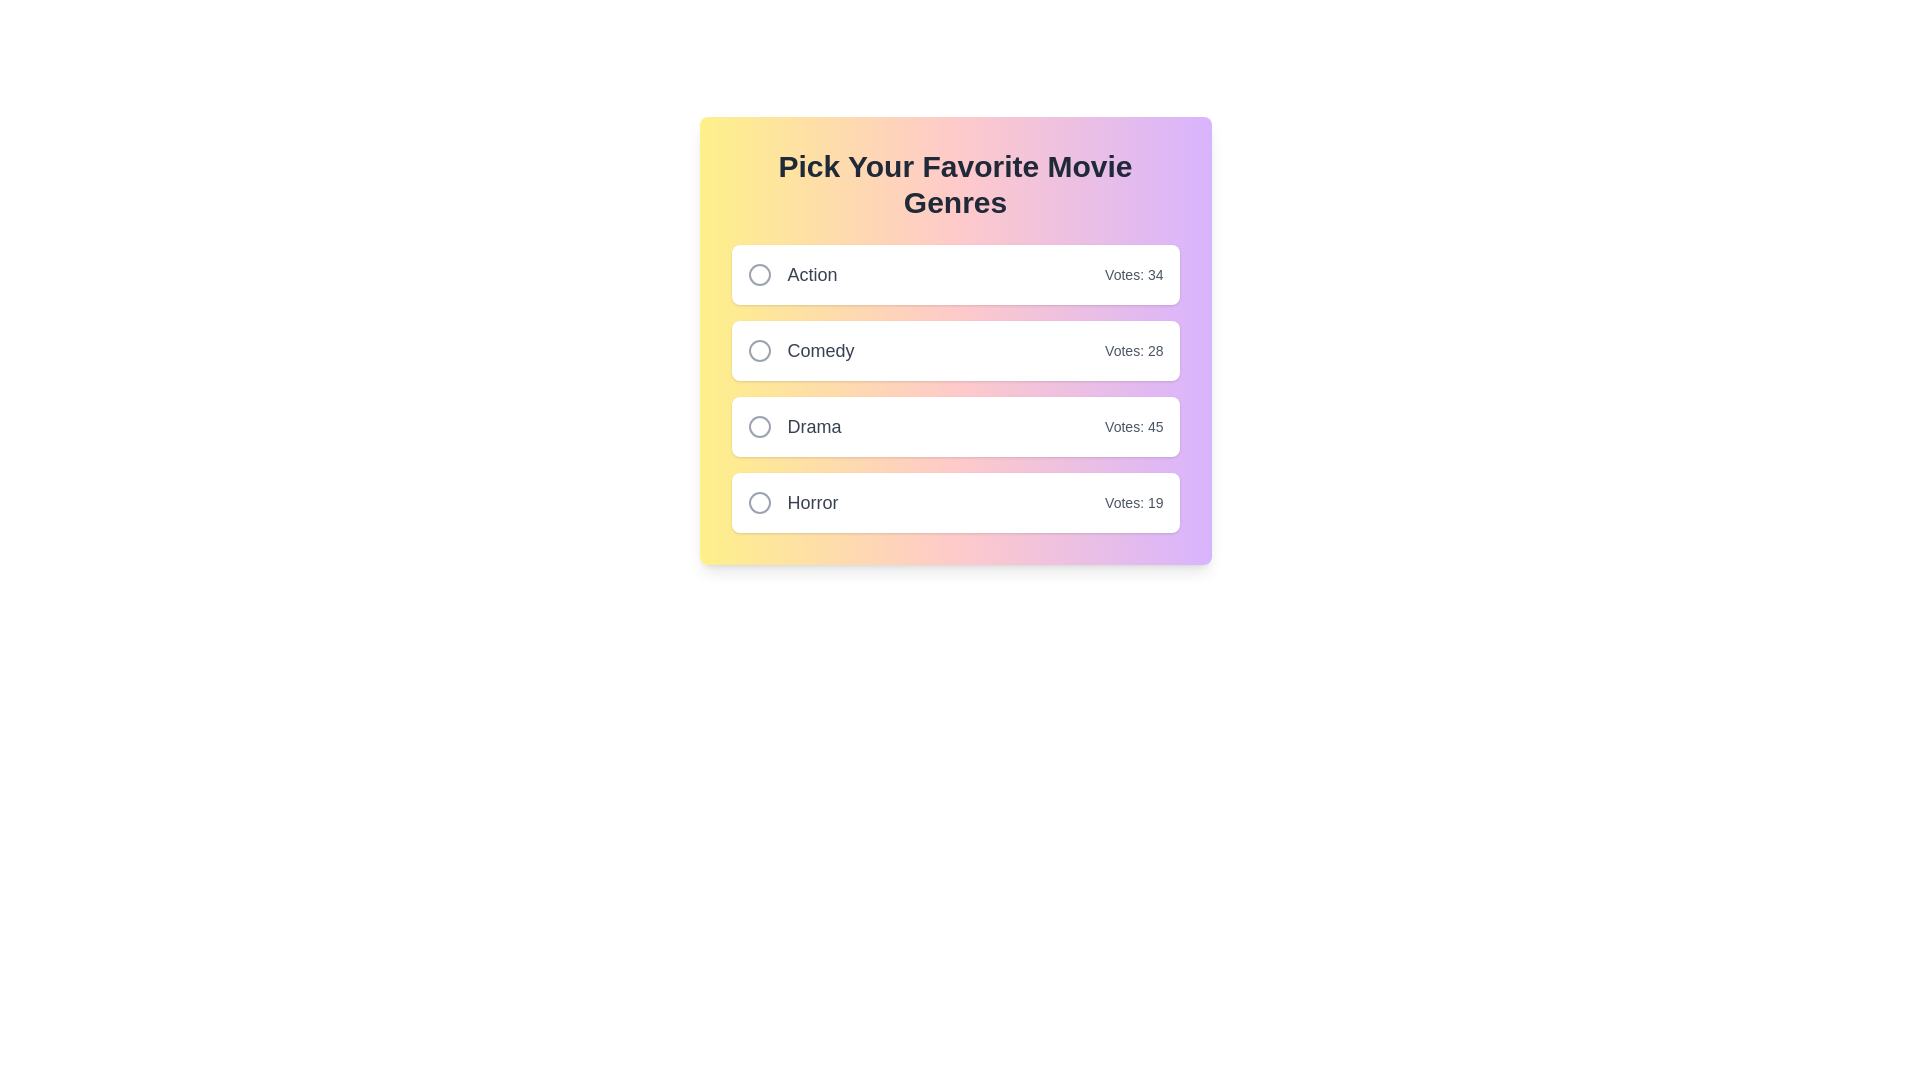  I want to click on the genre Drama, so click(758, 426).